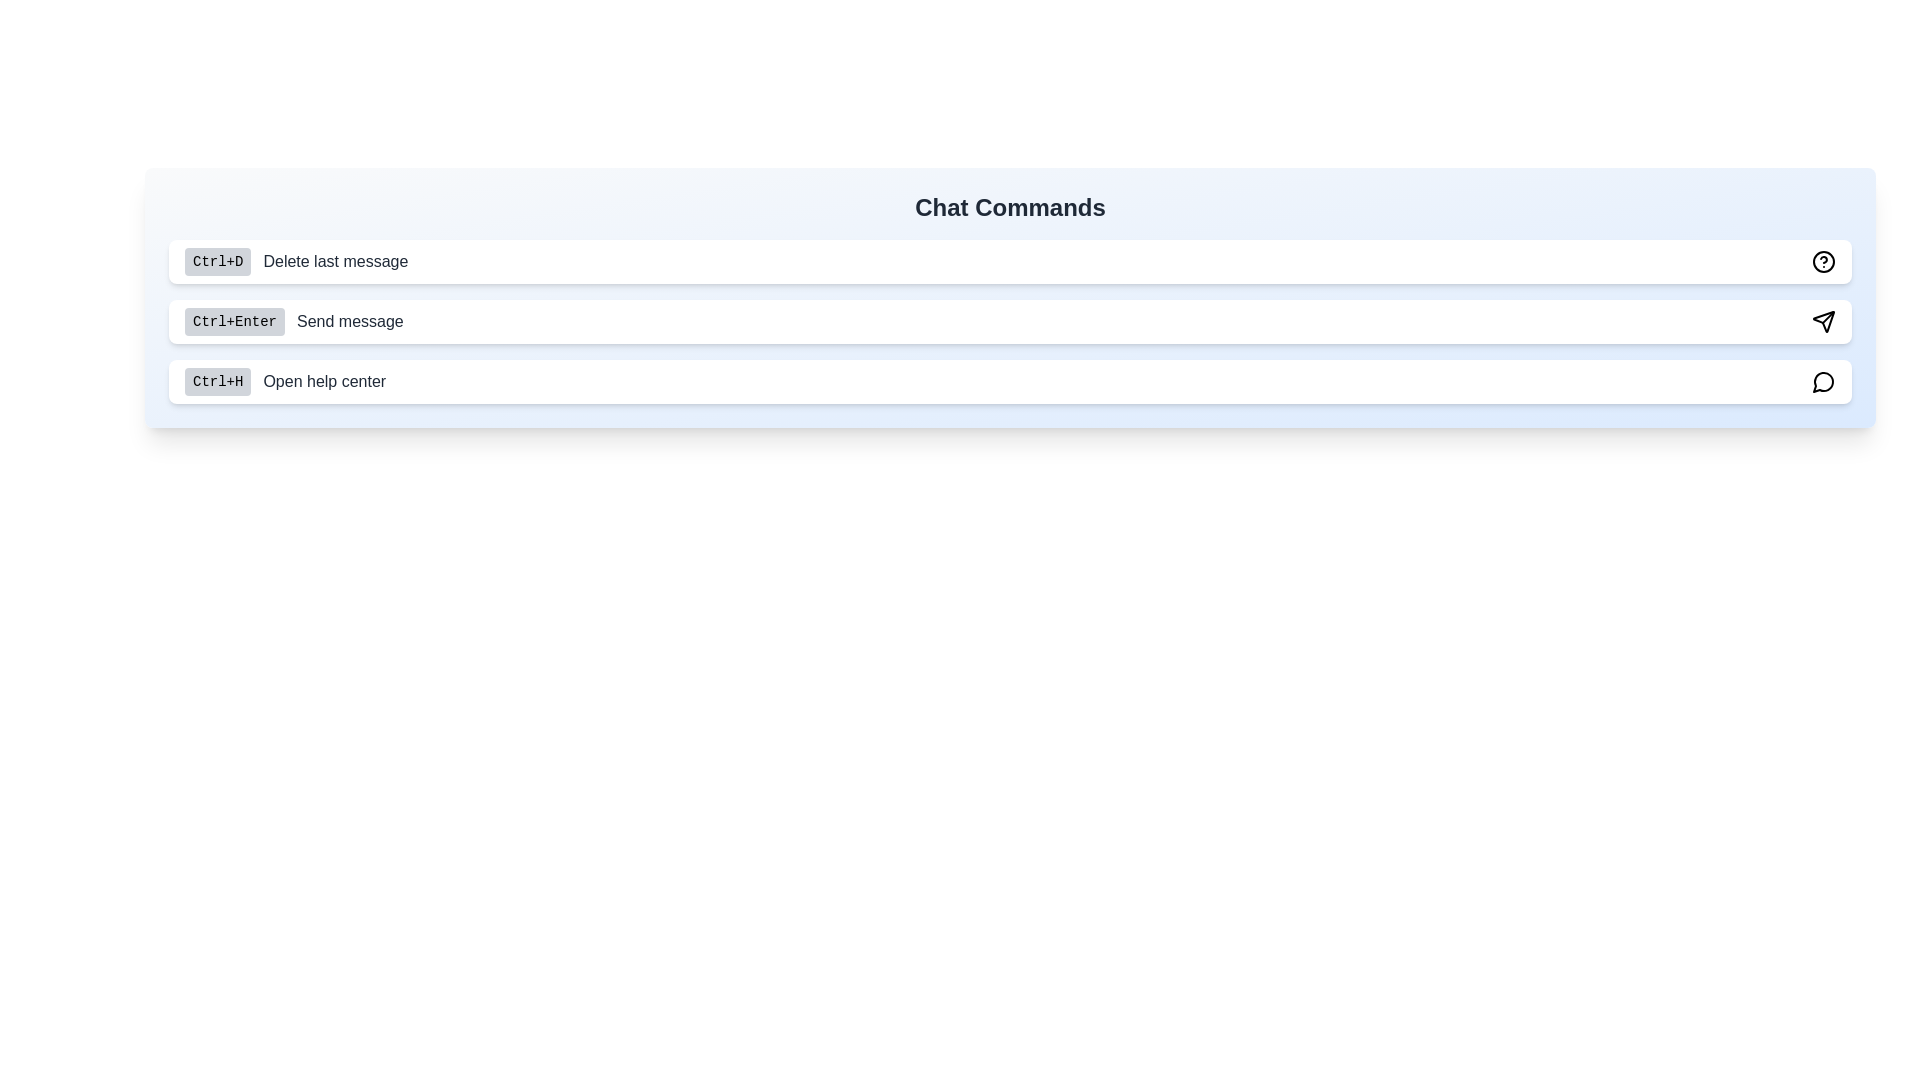 This screenshot has width=1920, height=1080. What do you see at coordinates (1010, 320) in the screenshot?
I see `the instructional command row that indicates the keyboard shortcut 'Ctrl+Enter' for the action 'Send message', located between 'Ctrl+D Delete last message' and 'Ctrl+H Open help center'` at bounding box center [1010, 320].